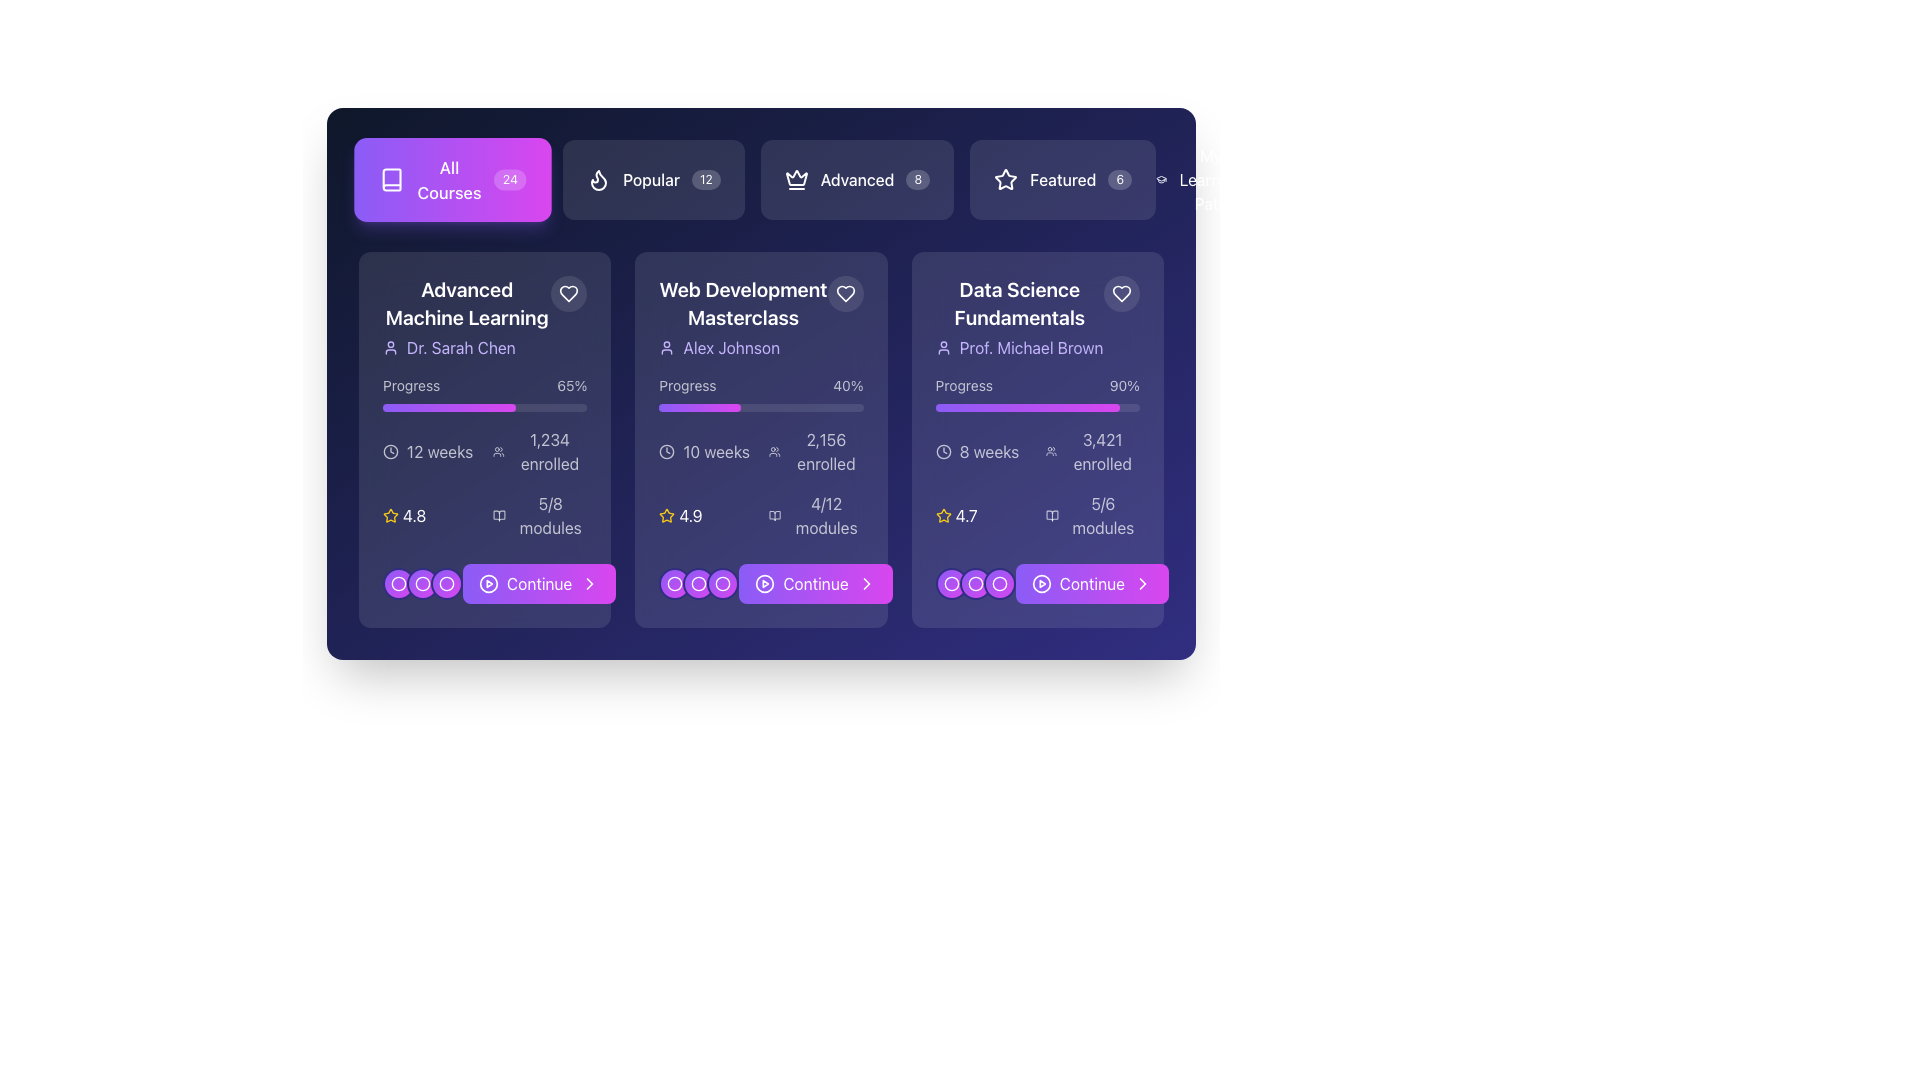 Image resolution: width=1920 pixels, height=1080 pixels. I want to click on the Rating indicator located in the lower left quadrant of the second card from the left in the course items grid, so click(706, 515).